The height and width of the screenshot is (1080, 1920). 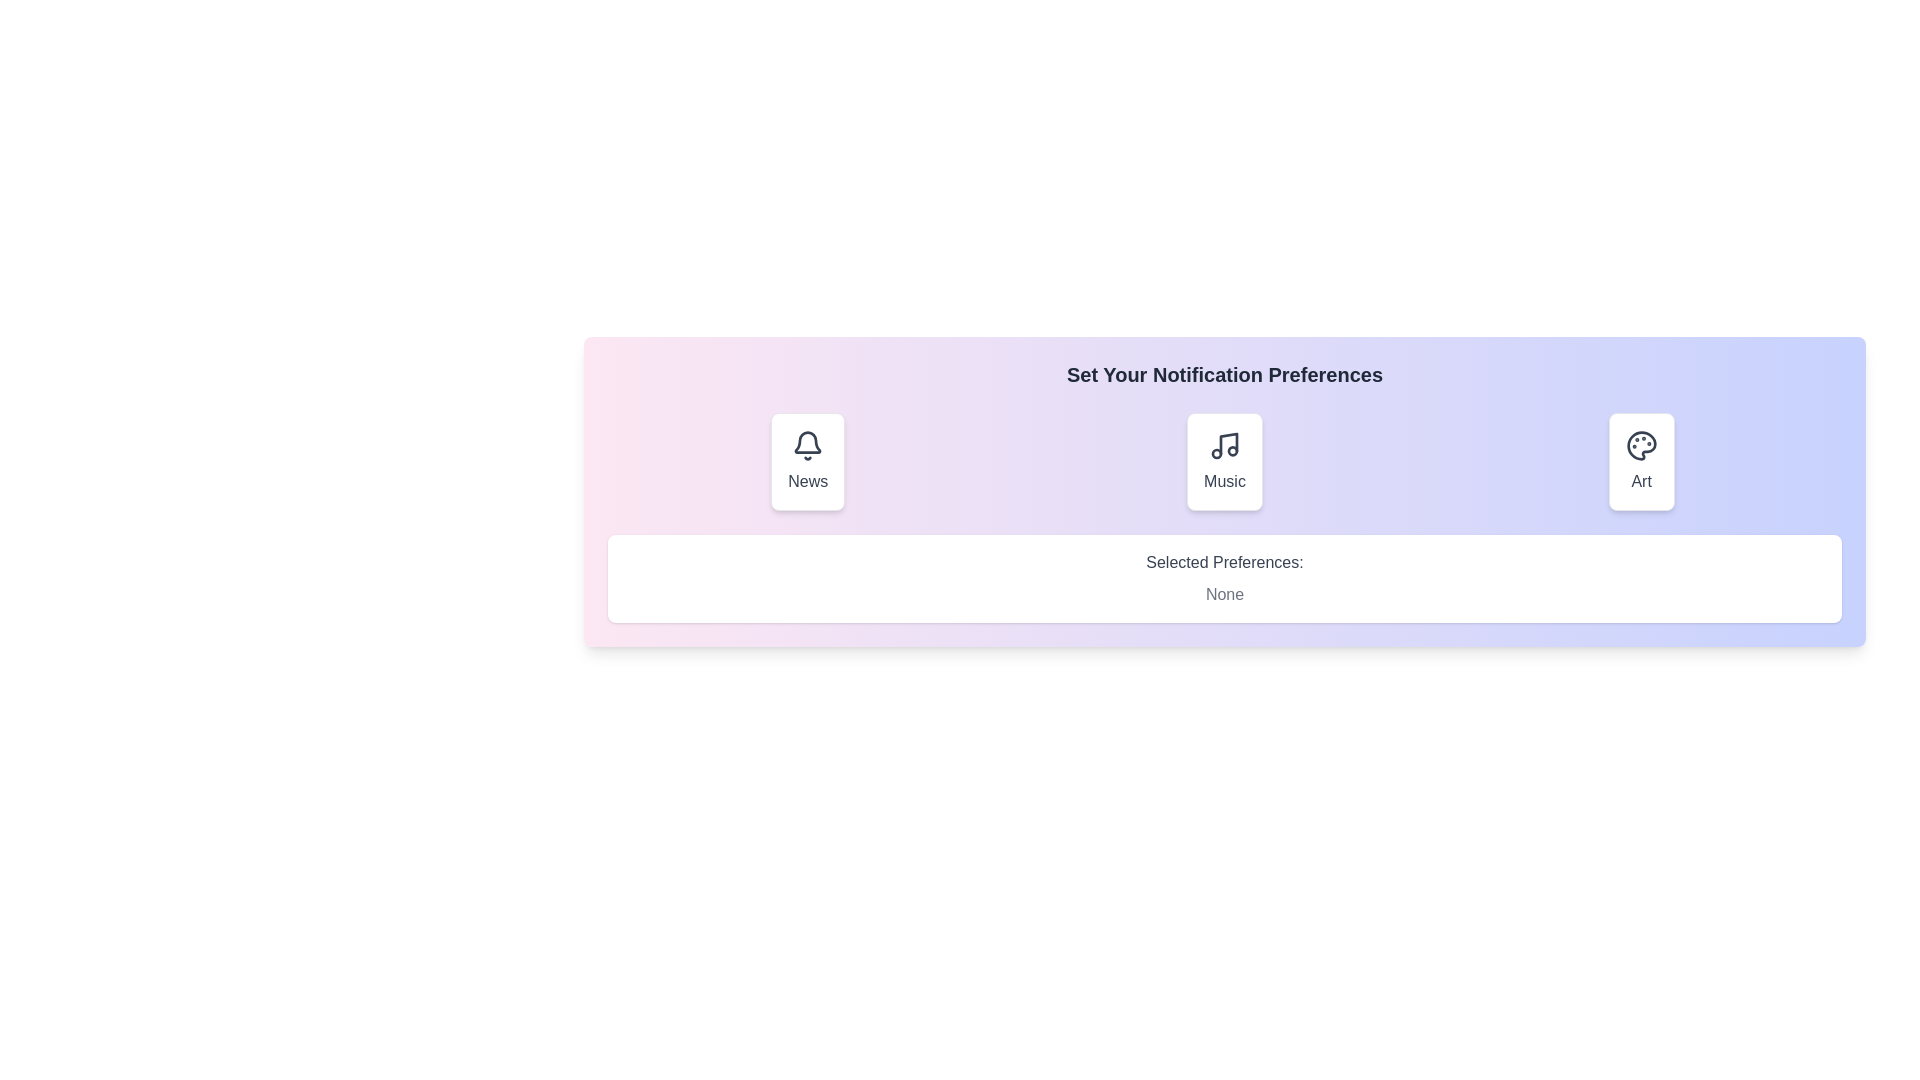 What do you see at coordinates (807, 482) in the screenshot?
I see `the 'News' notifications label located below the bell icon in the left section of the horizontal component set` at bounding box center [807, 482].